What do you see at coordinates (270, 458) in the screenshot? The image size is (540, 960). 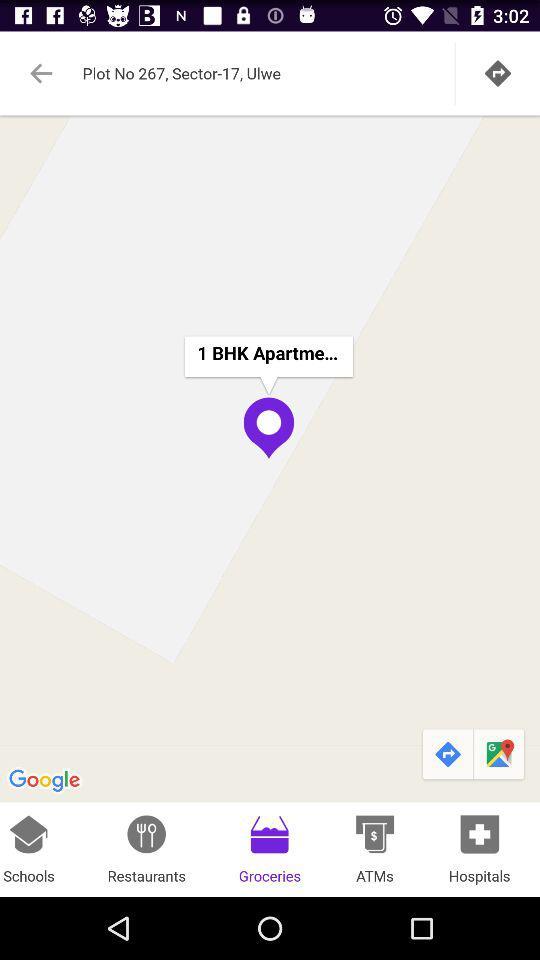 I see `icon at the center` at bounding box center [270, 458].